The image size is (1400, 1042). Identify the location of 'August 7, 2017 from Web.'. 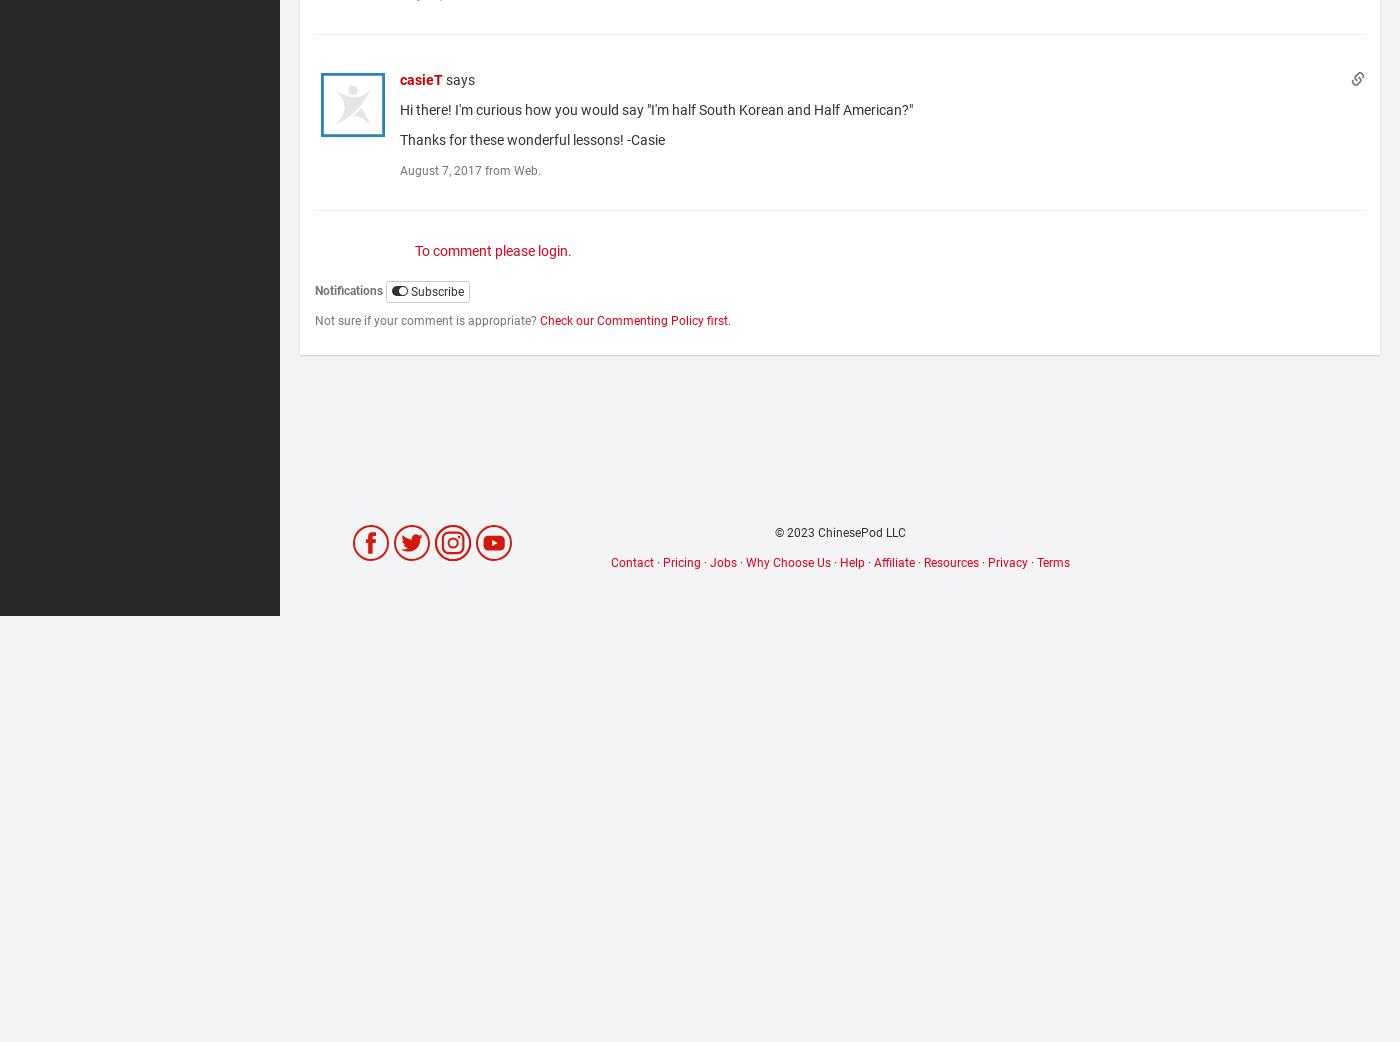
(398, 170).